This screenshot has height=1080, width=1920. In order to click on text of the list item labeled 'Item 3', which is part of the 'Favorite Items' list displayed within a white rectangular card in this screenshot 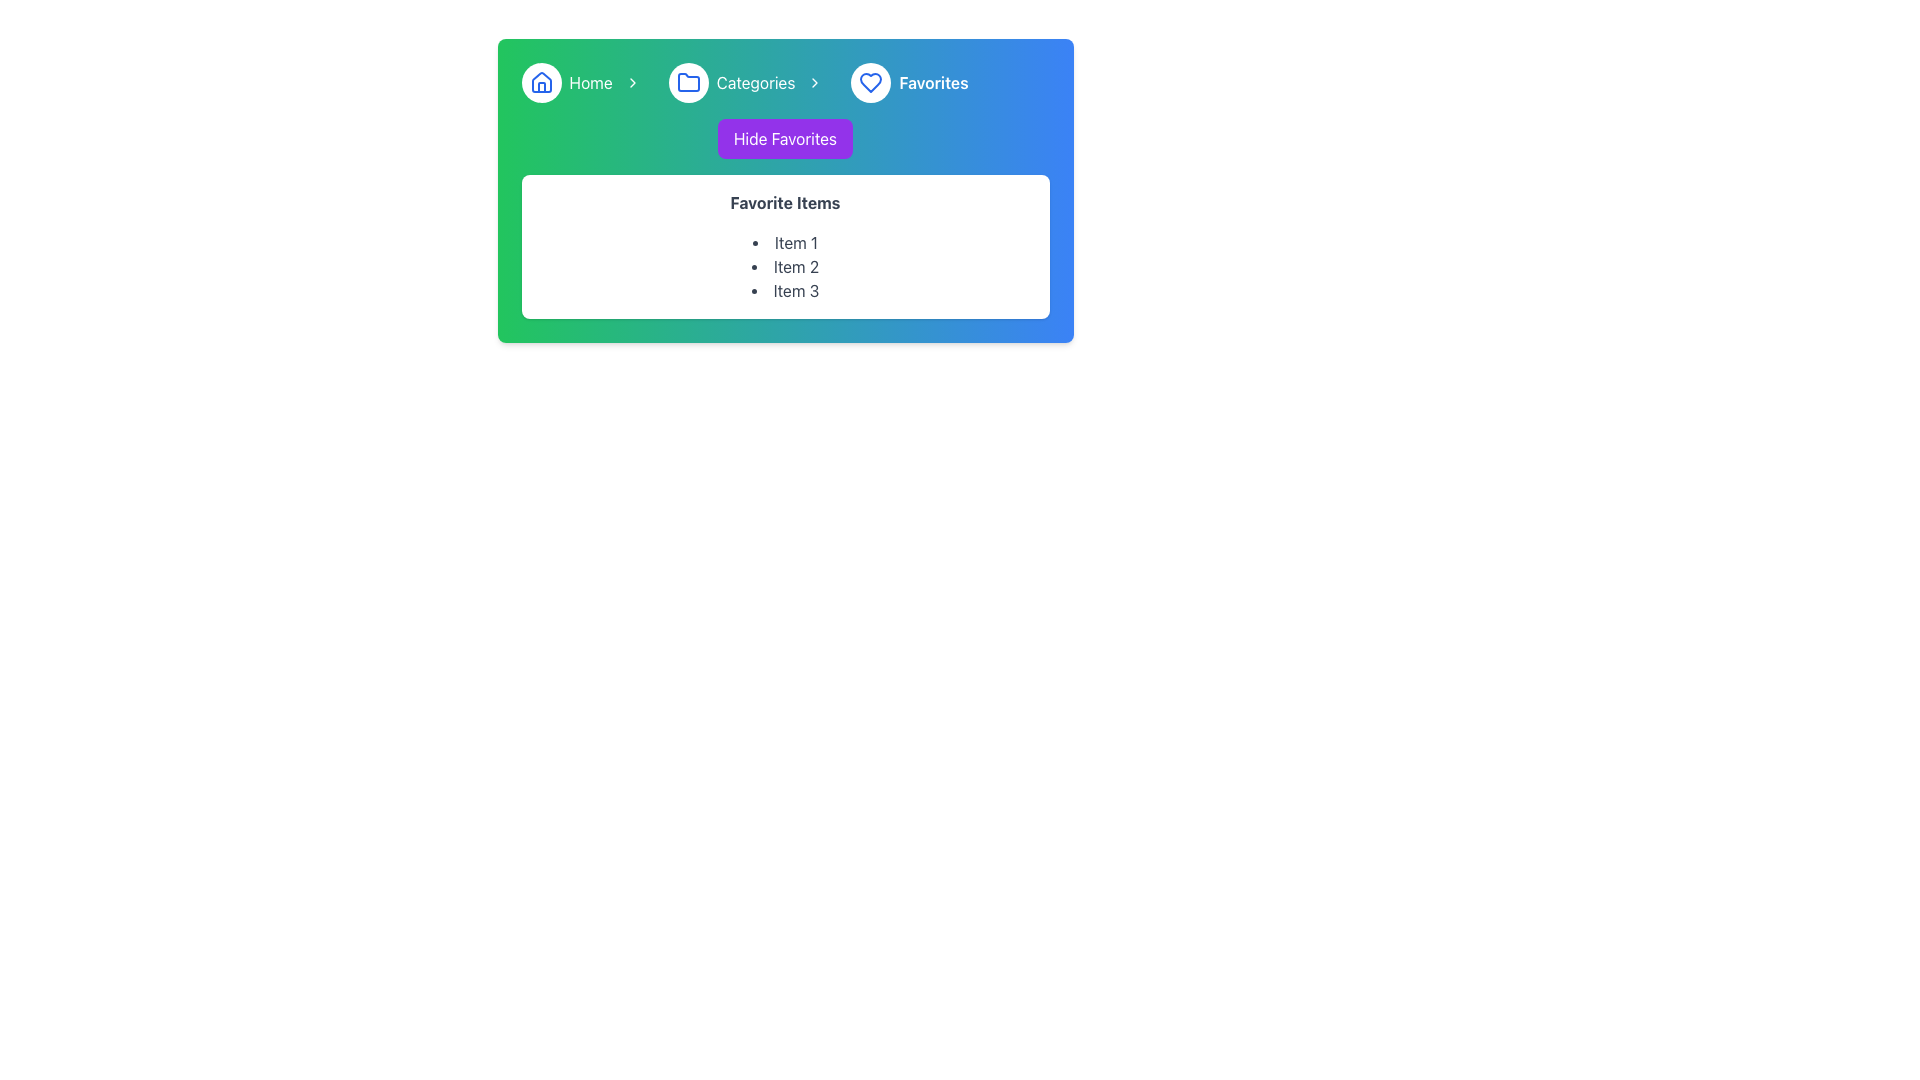, I will do `click(784, 290)`.